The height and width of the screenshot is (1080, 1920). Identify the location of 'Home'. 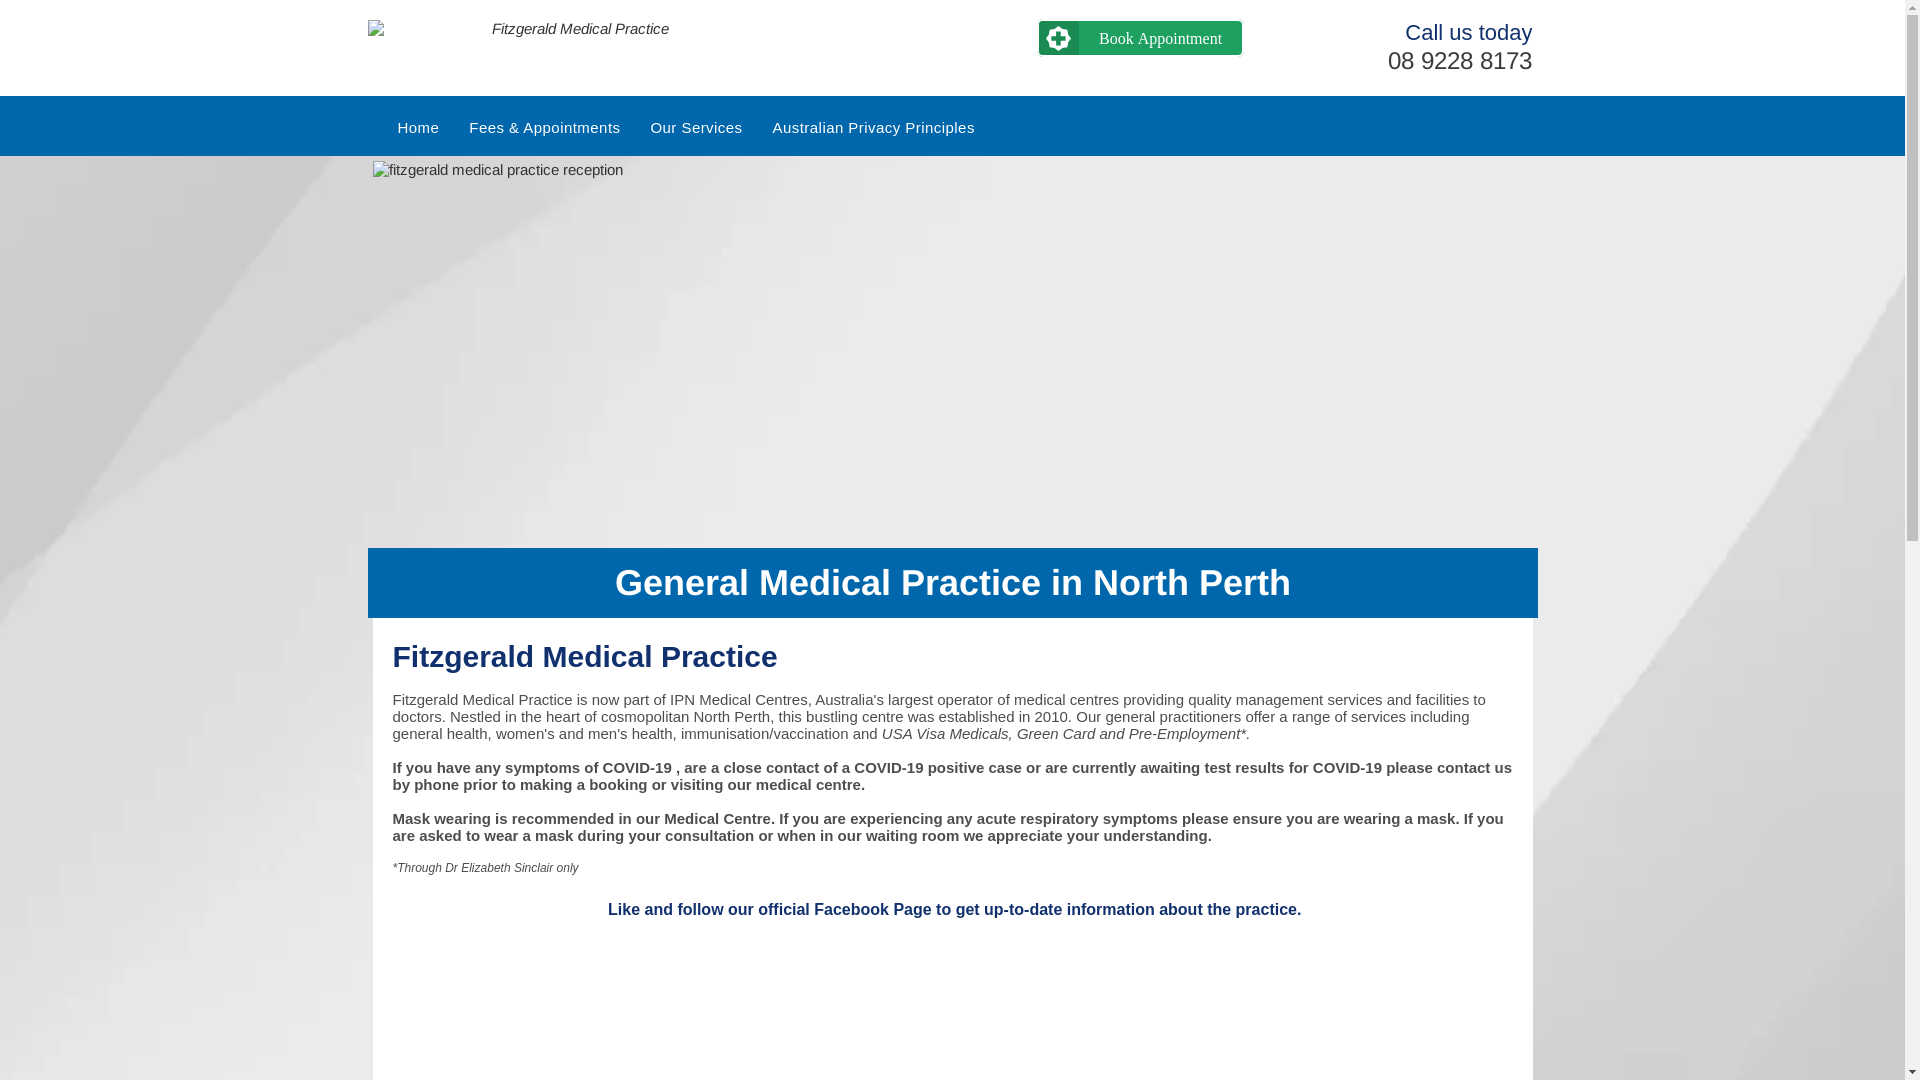
(382, 127).